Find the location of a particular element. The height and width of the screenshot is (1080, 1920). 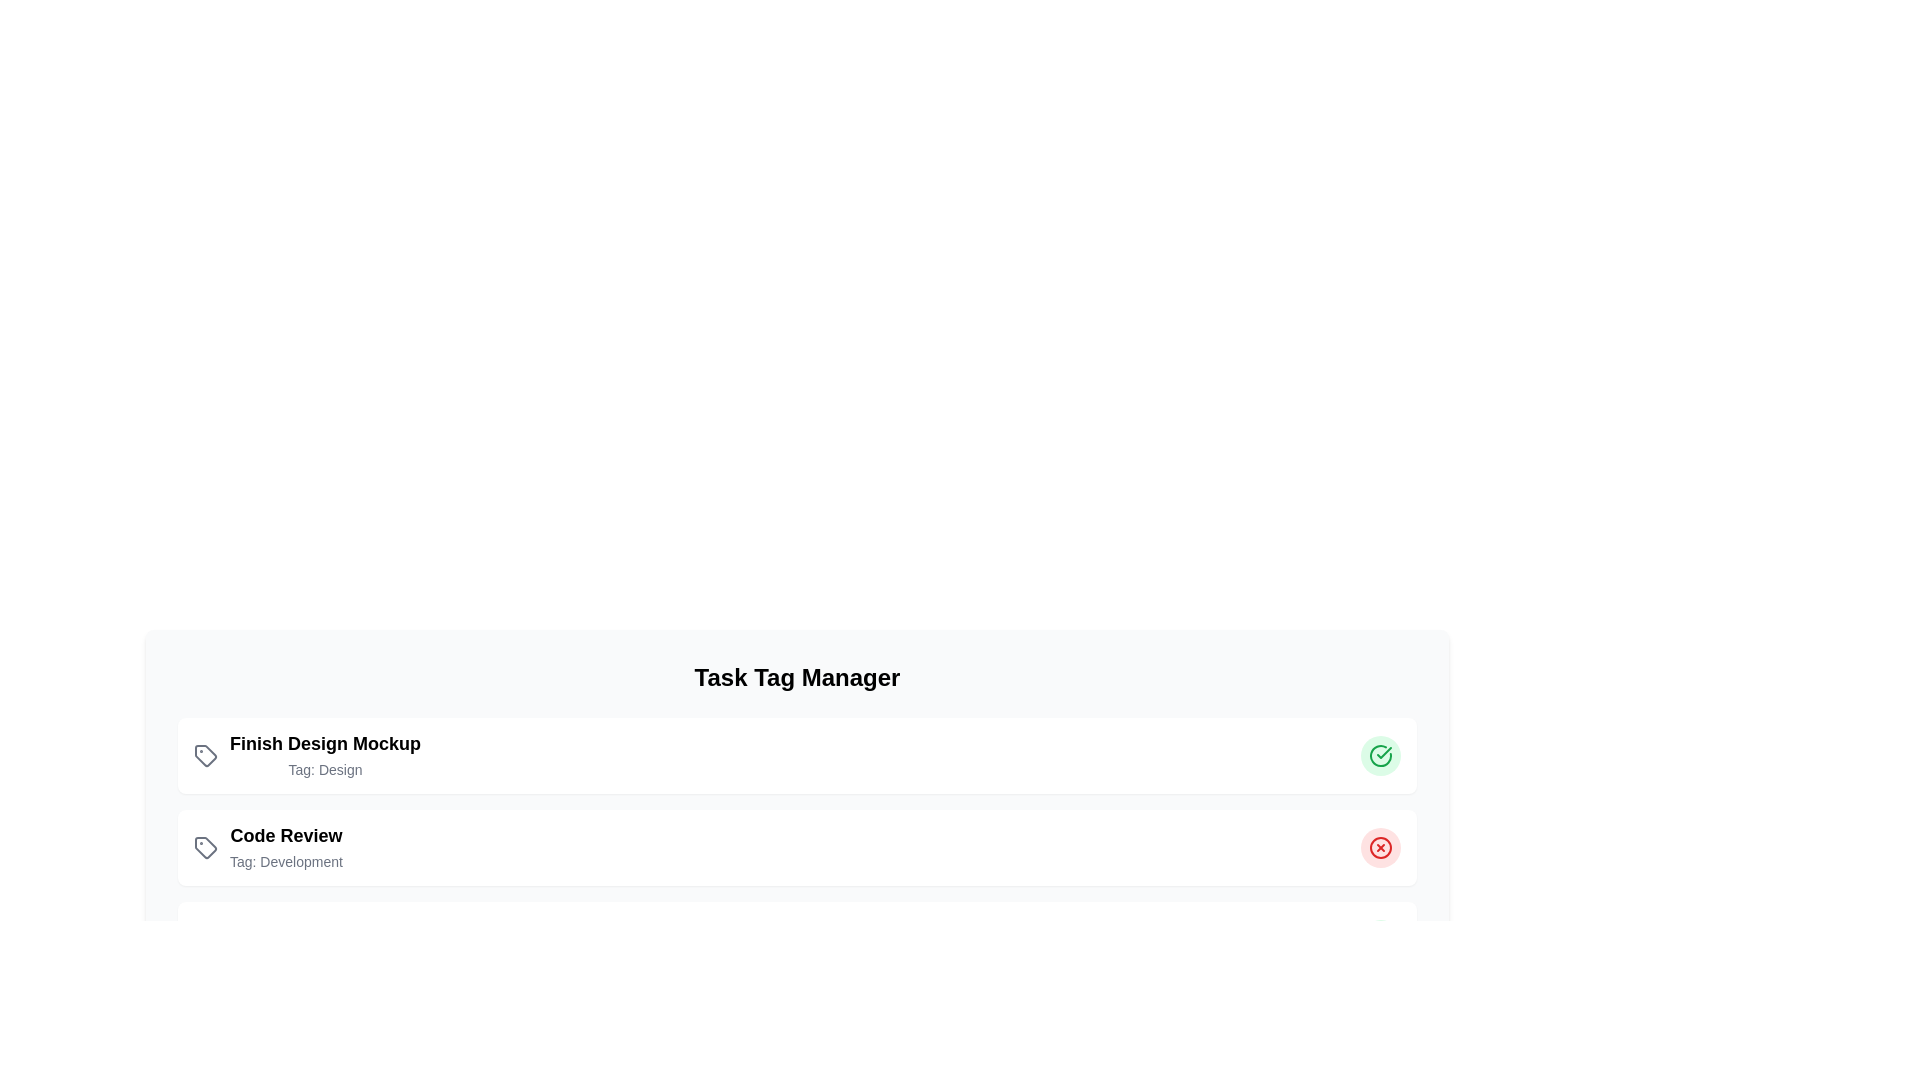

the 'Code Review' text label, which serves as a title in the task management system, located in the second row of the list above 'Tag: Development' is located at coordinates (285, 836).